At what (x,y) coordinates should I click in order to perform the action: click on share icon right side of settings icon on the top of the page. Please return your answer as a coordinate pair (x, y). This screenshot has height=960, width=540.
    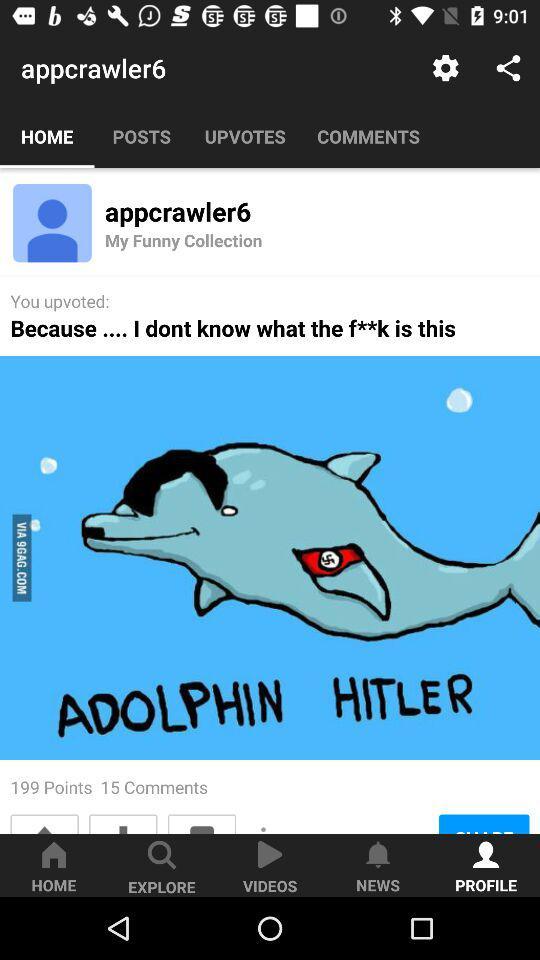
    Looking at the image, I should click on (508, 68).